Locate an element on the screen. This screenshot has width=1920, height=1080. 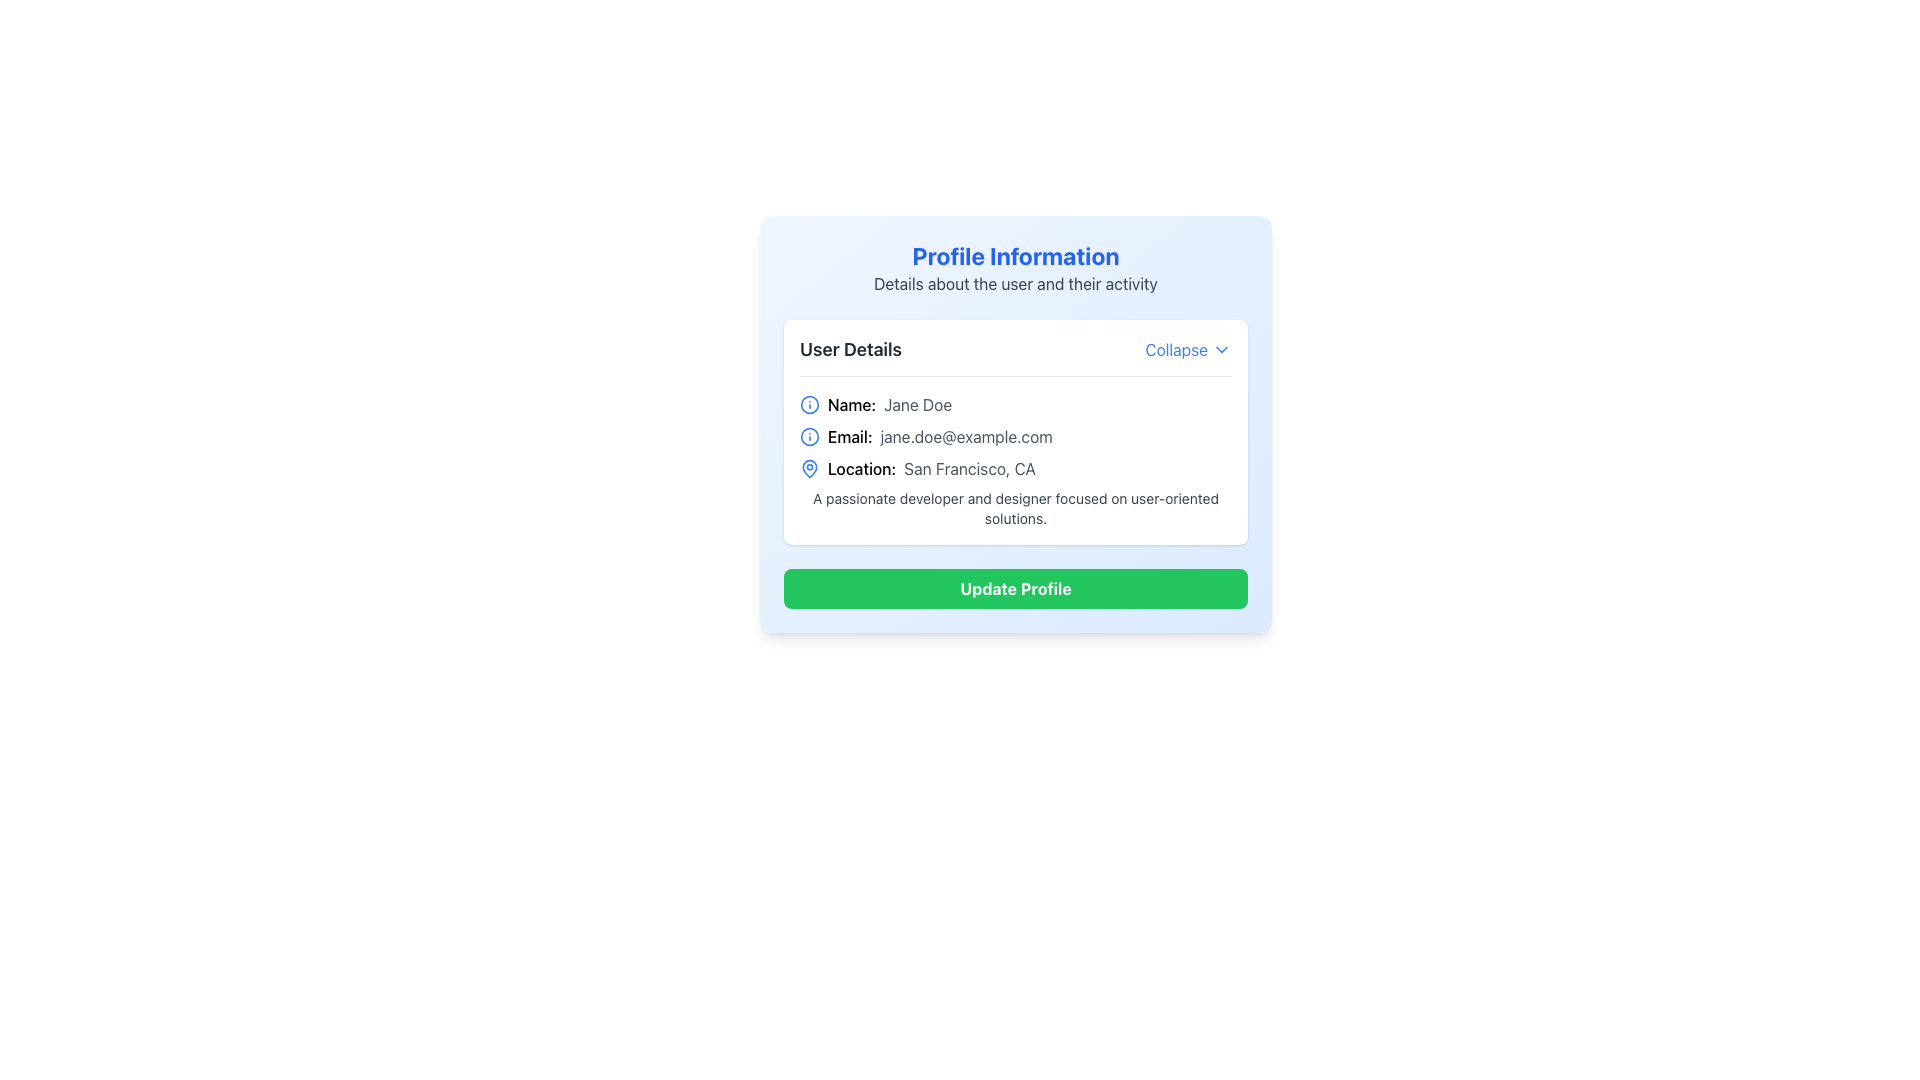
the static text field displaying location information, which is positioned horizontally aligned with the label 'Location:' in the user details section is located at coordinates (969, 469).